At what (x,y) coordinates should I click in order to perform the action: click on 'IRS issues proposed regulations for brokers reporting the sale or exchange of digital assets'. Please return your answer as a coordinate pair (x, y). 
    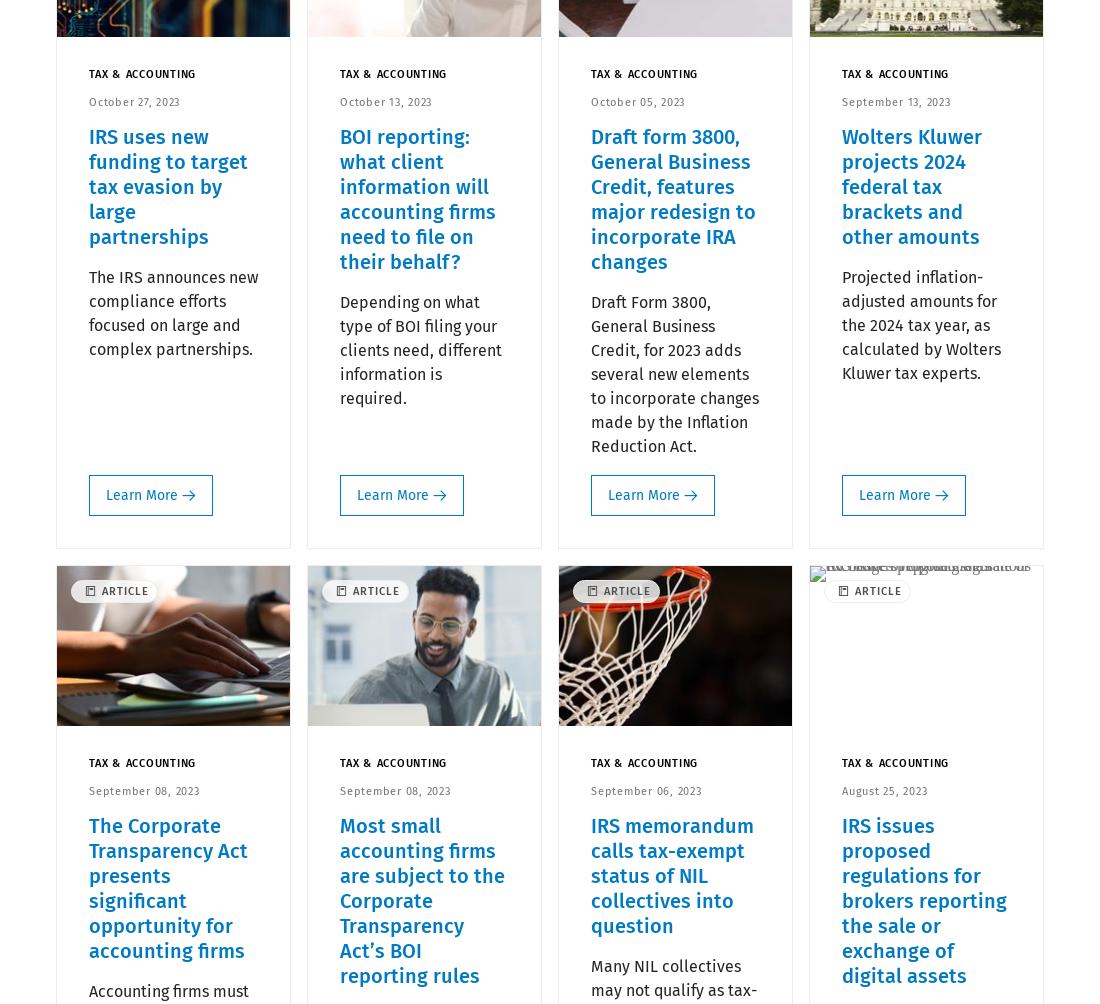
    Looking at the image, I should click on (841, 898).